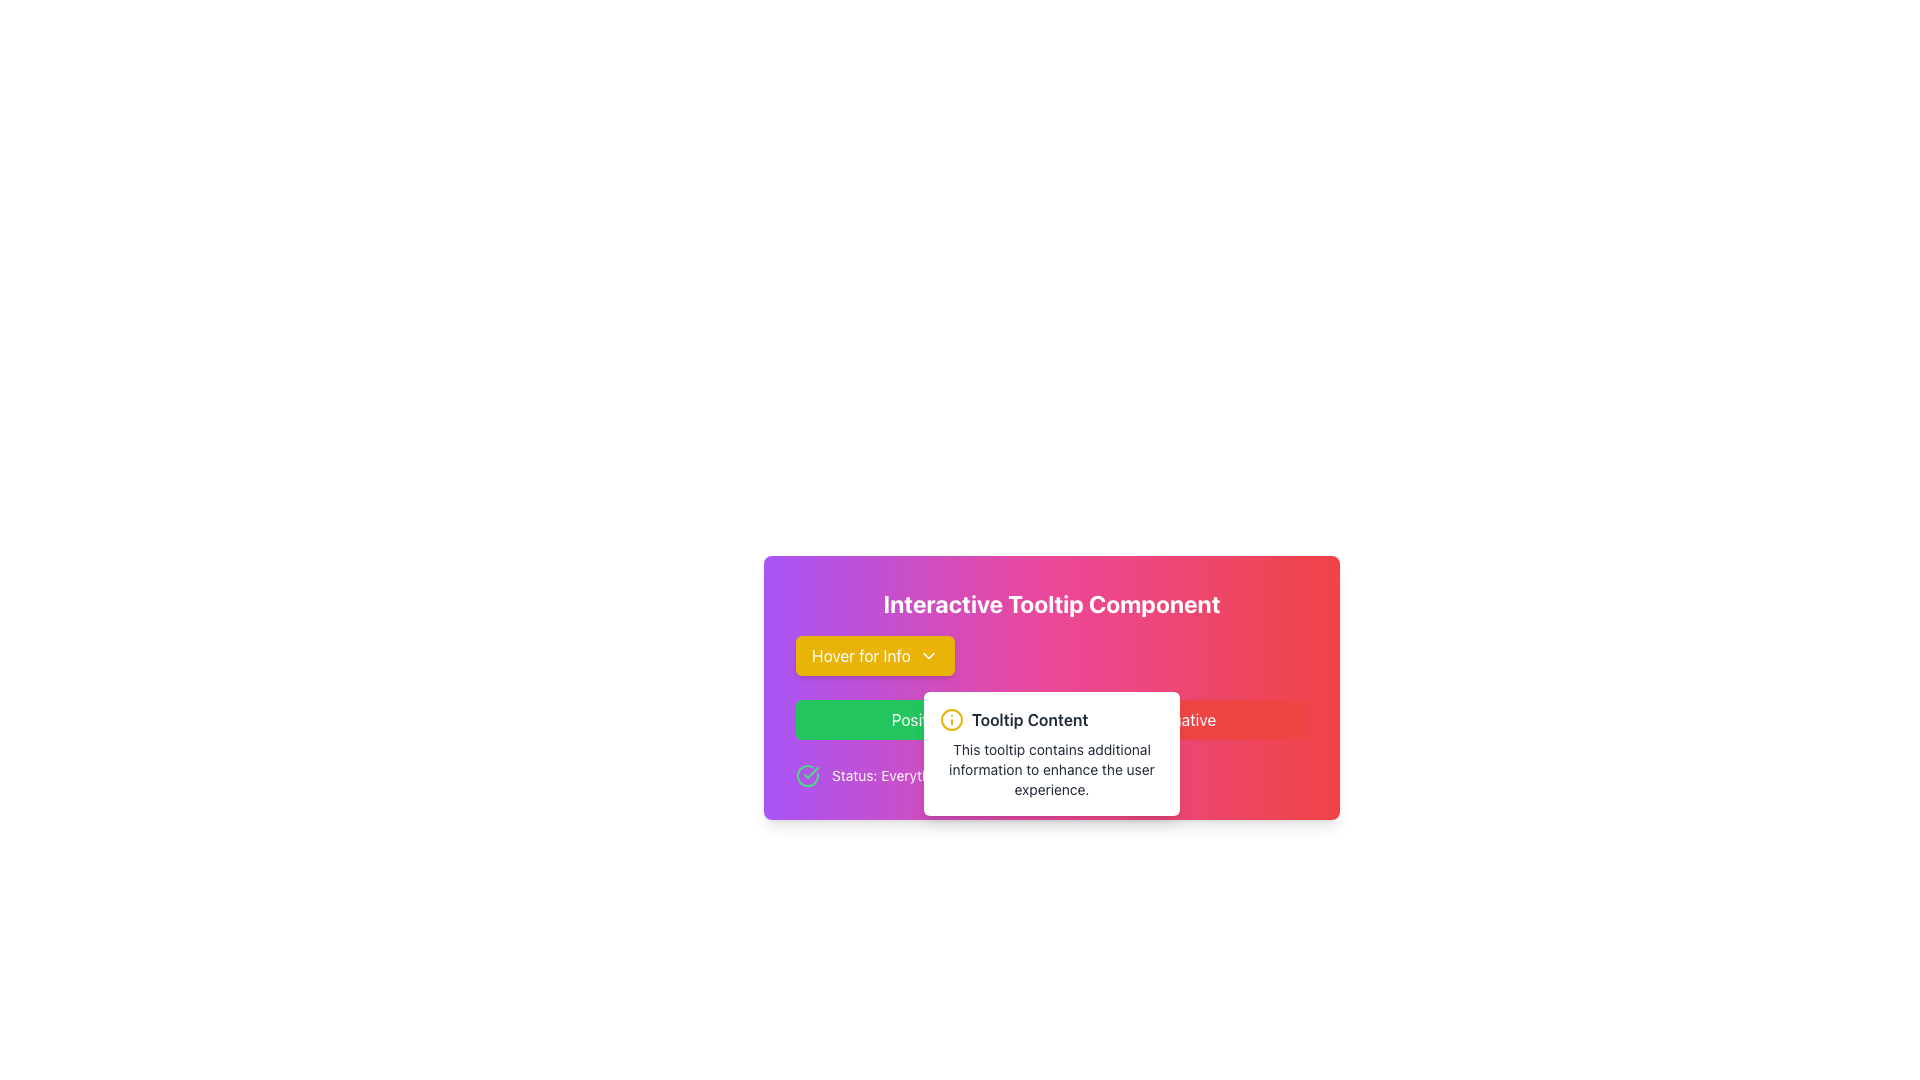 This screenshot has height=1080, width=1920. What do you see at coordinates (1050, 603) in the screenshot?
I see `large, bold white text block that says 'Interactive Tooltip Component' at the top of the colorful gradient card` at bounding box center [1050, 603].